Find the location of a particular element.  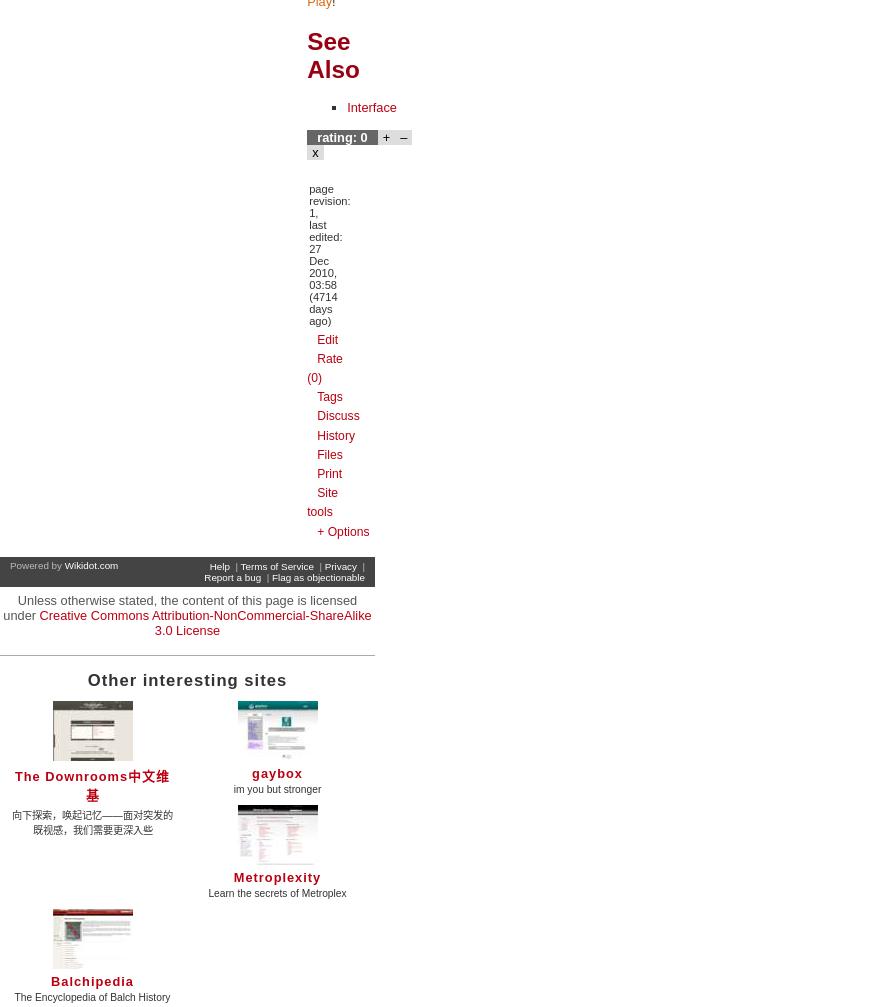

'Edit' is located at coordinates (326, 338).